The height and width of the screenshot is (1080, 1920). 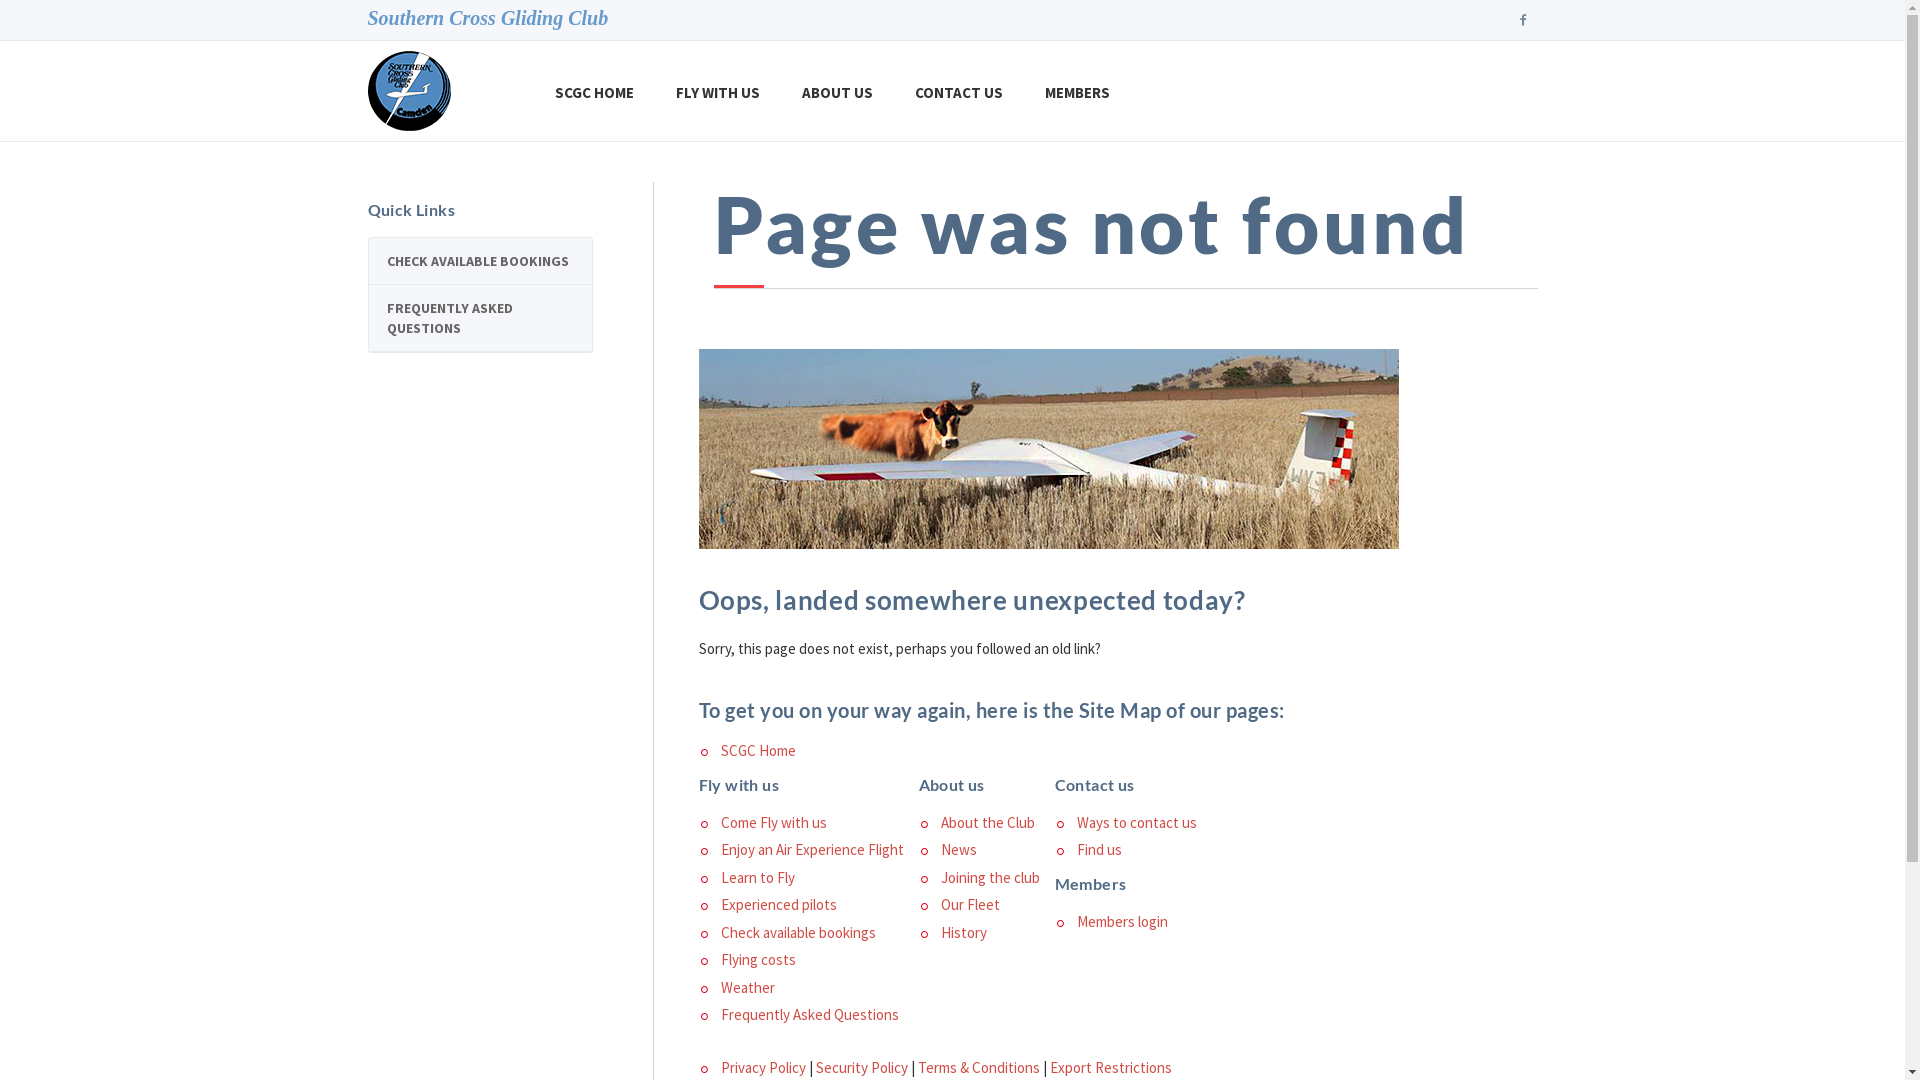 I want to click on 'CHECK AVAILABLE BOOKINGS', so click(x=478, y=260).